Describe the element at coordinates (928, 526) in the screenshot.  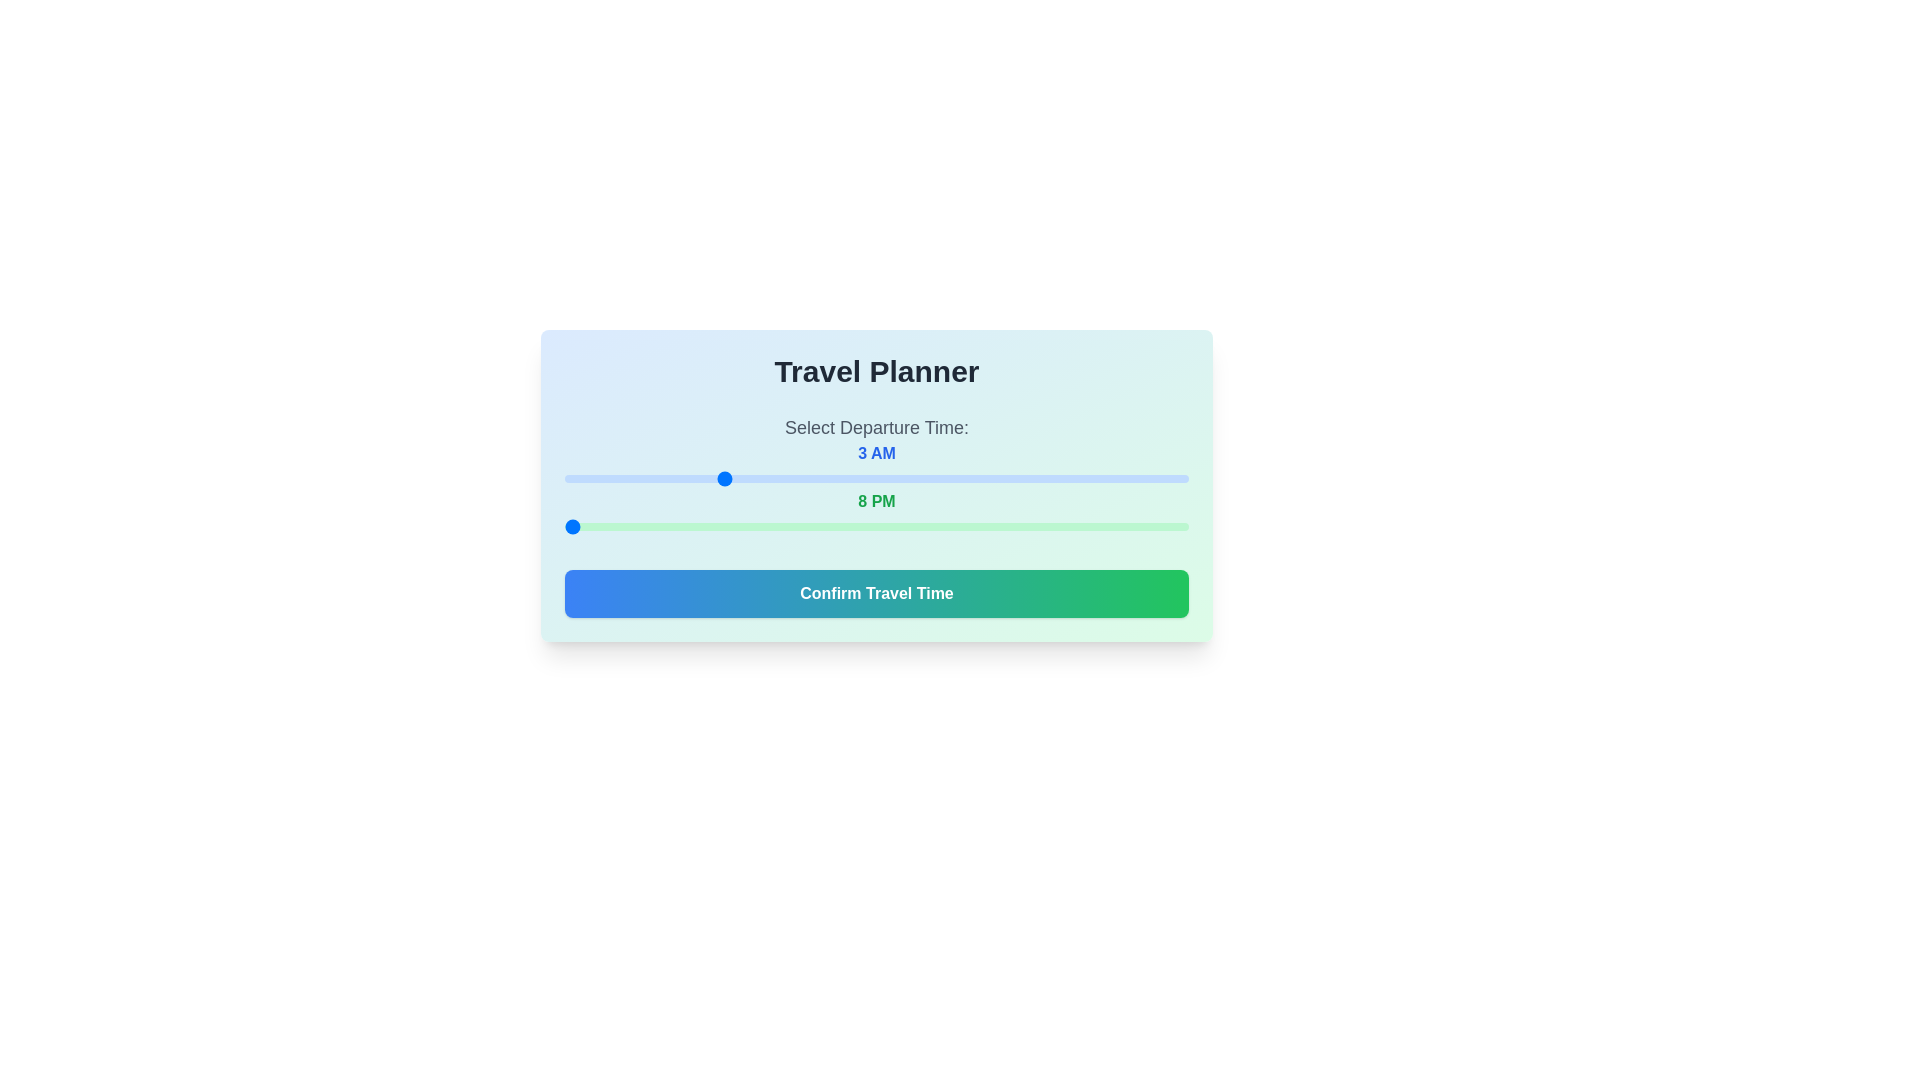
I see `the slider value` at that location.